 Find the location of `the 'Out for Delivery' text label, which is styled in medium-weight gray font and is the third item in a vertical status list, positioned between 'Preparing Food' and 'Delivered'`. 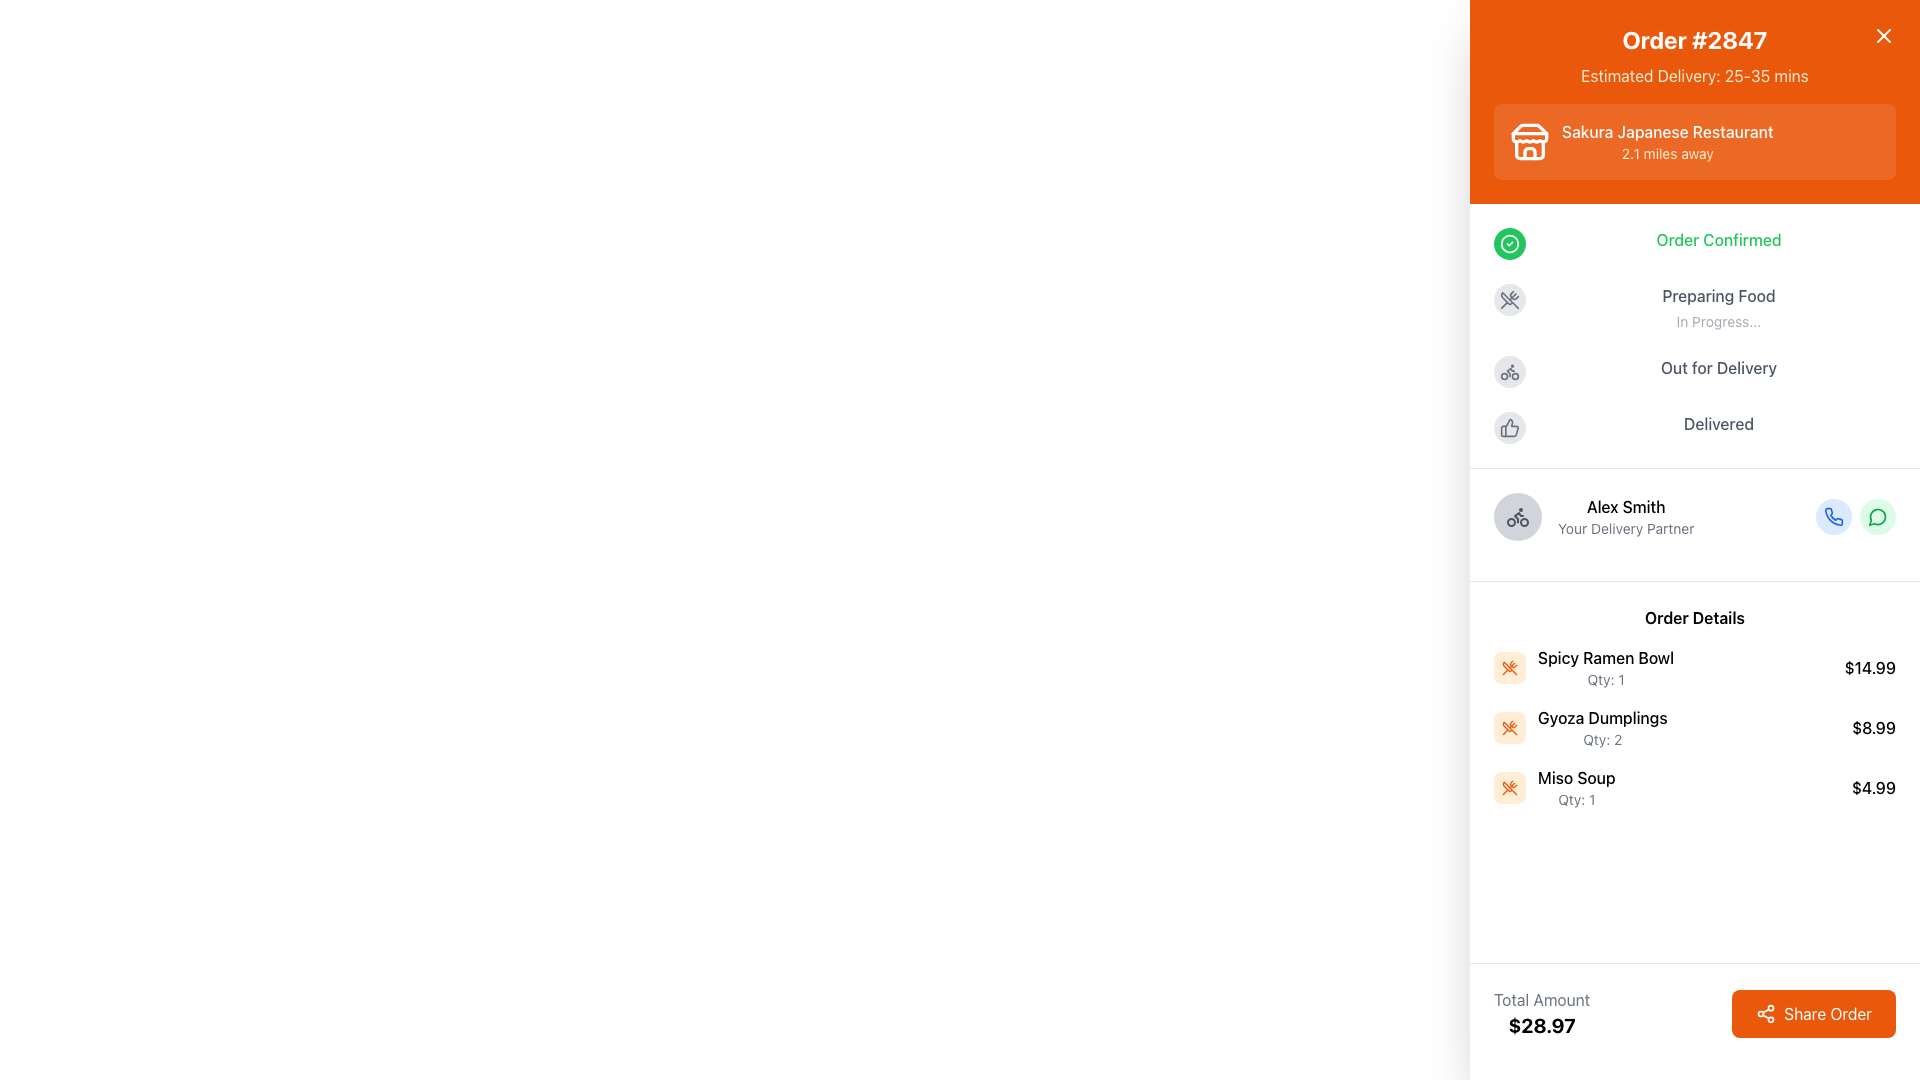

the 'Out for Delivery' text label, which is styled in medium-weight gray font and is the third item in a vertical status list, positioned between 'Preparing Food' and 'Delivered' is located at coordinates (1717, 367).